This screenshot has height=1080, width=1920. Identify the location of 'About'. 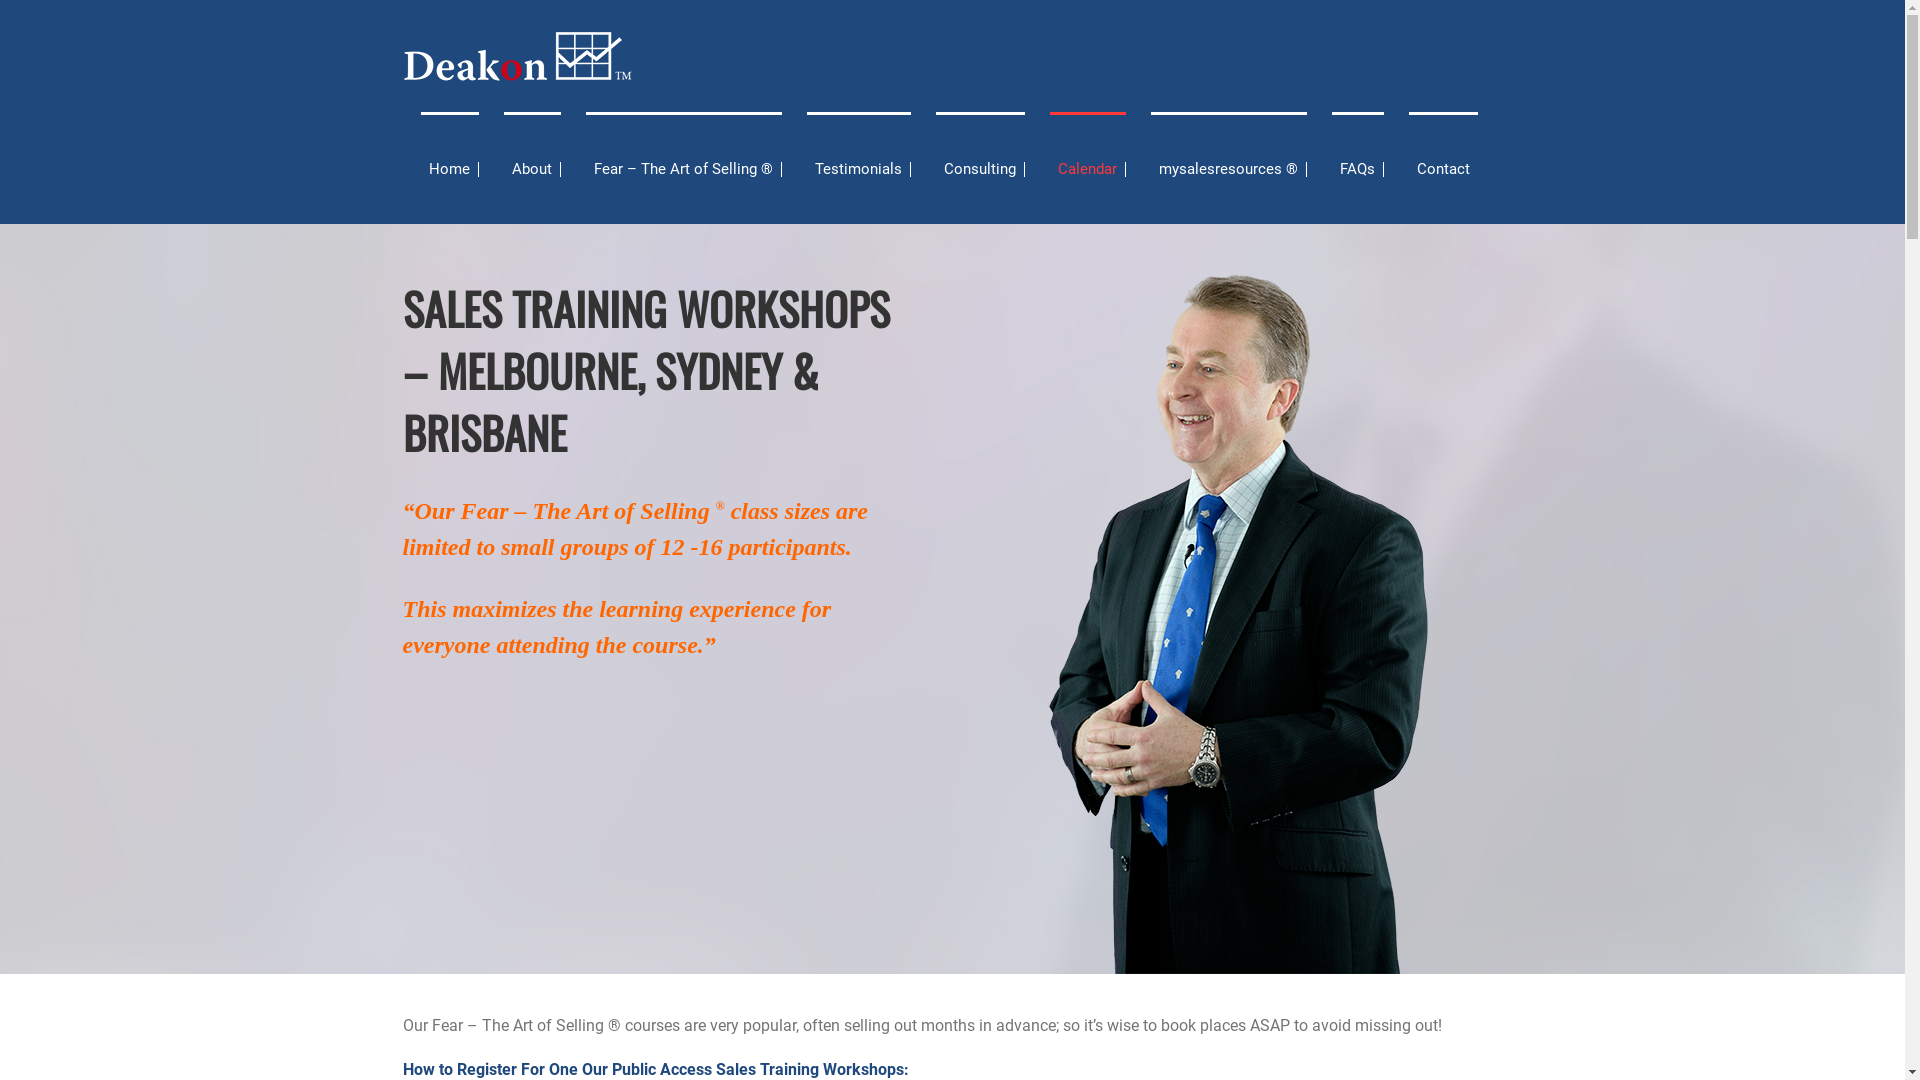
(532, 167).